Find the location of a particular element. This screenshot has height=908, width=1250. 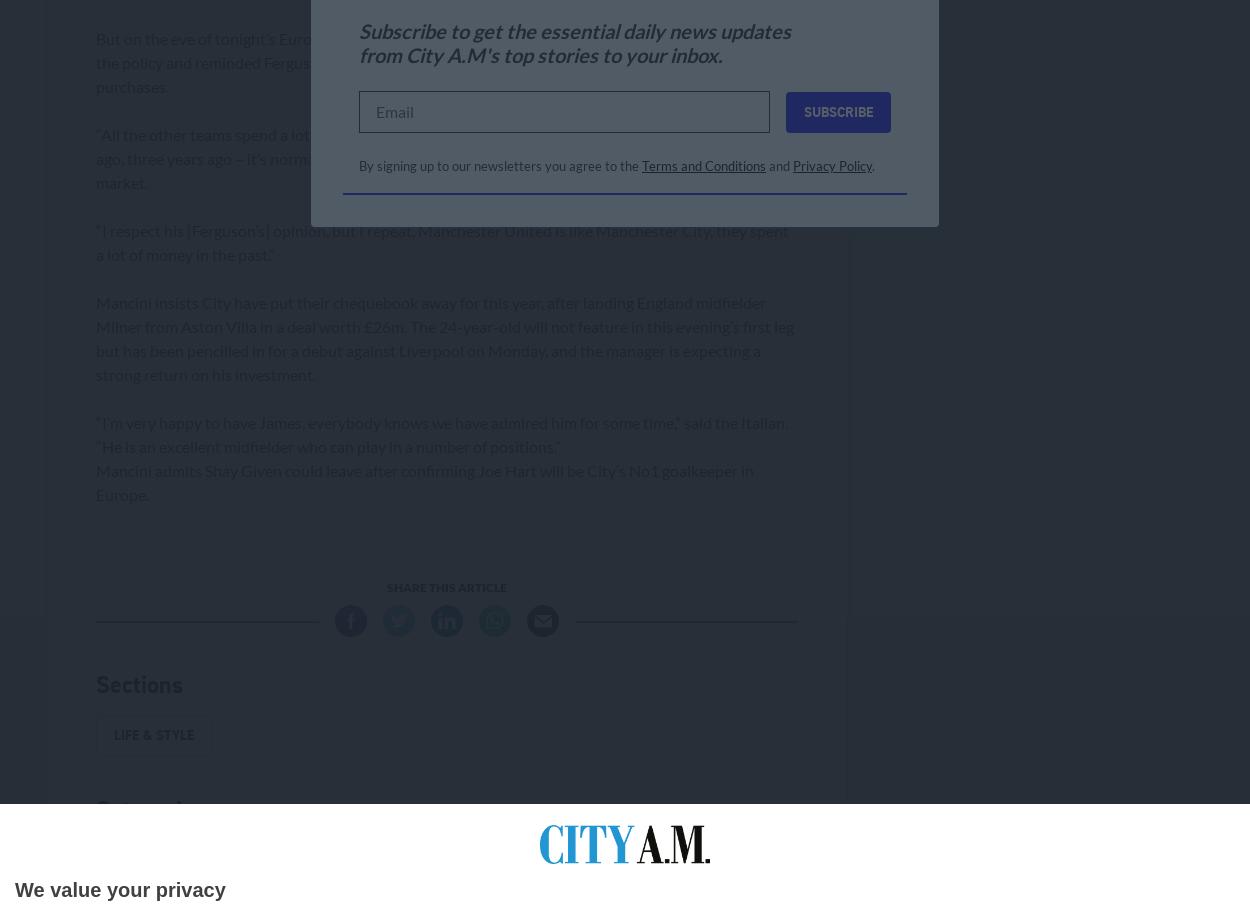

'Sport' is located at coordinates (113, 860).